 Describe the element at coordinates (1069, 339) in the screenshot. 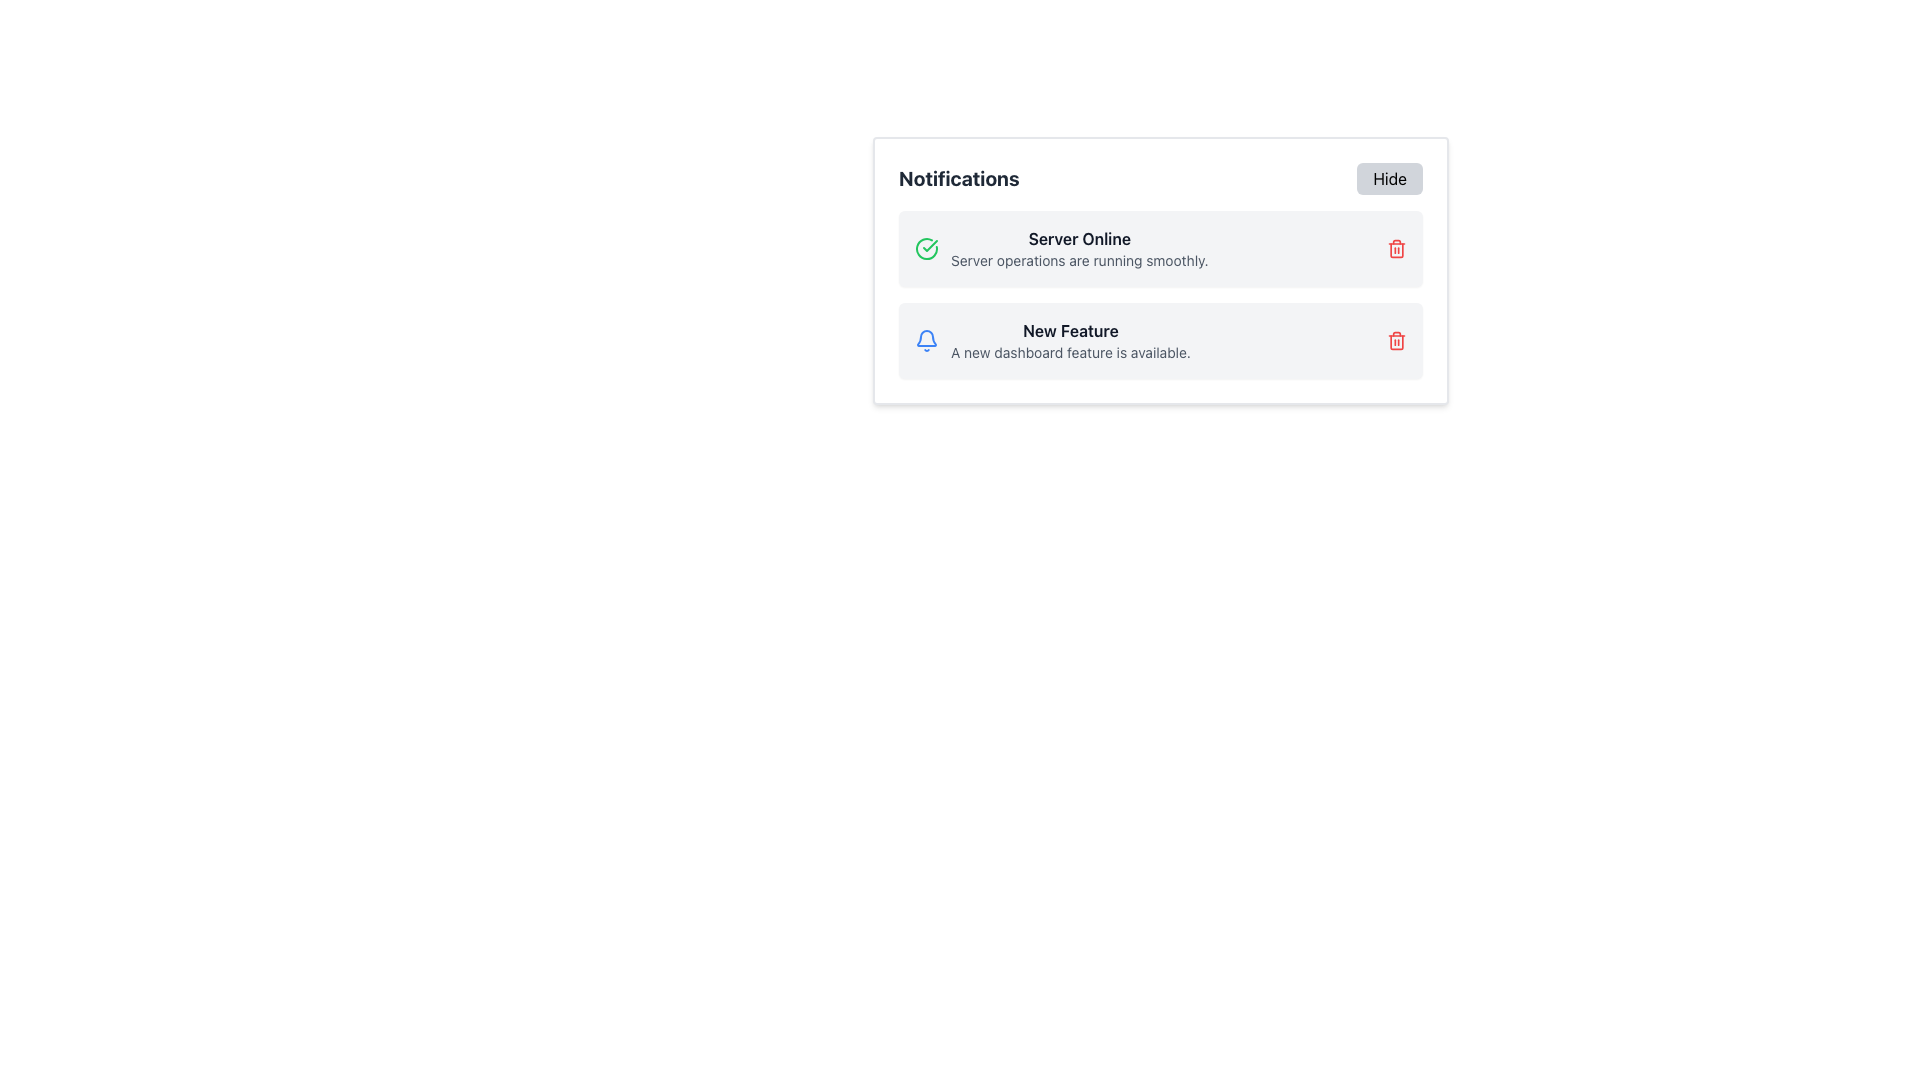

I see `the Text Description Block that communicates a new feature notification, located in the lower notification item of the Notifications section` at that location.